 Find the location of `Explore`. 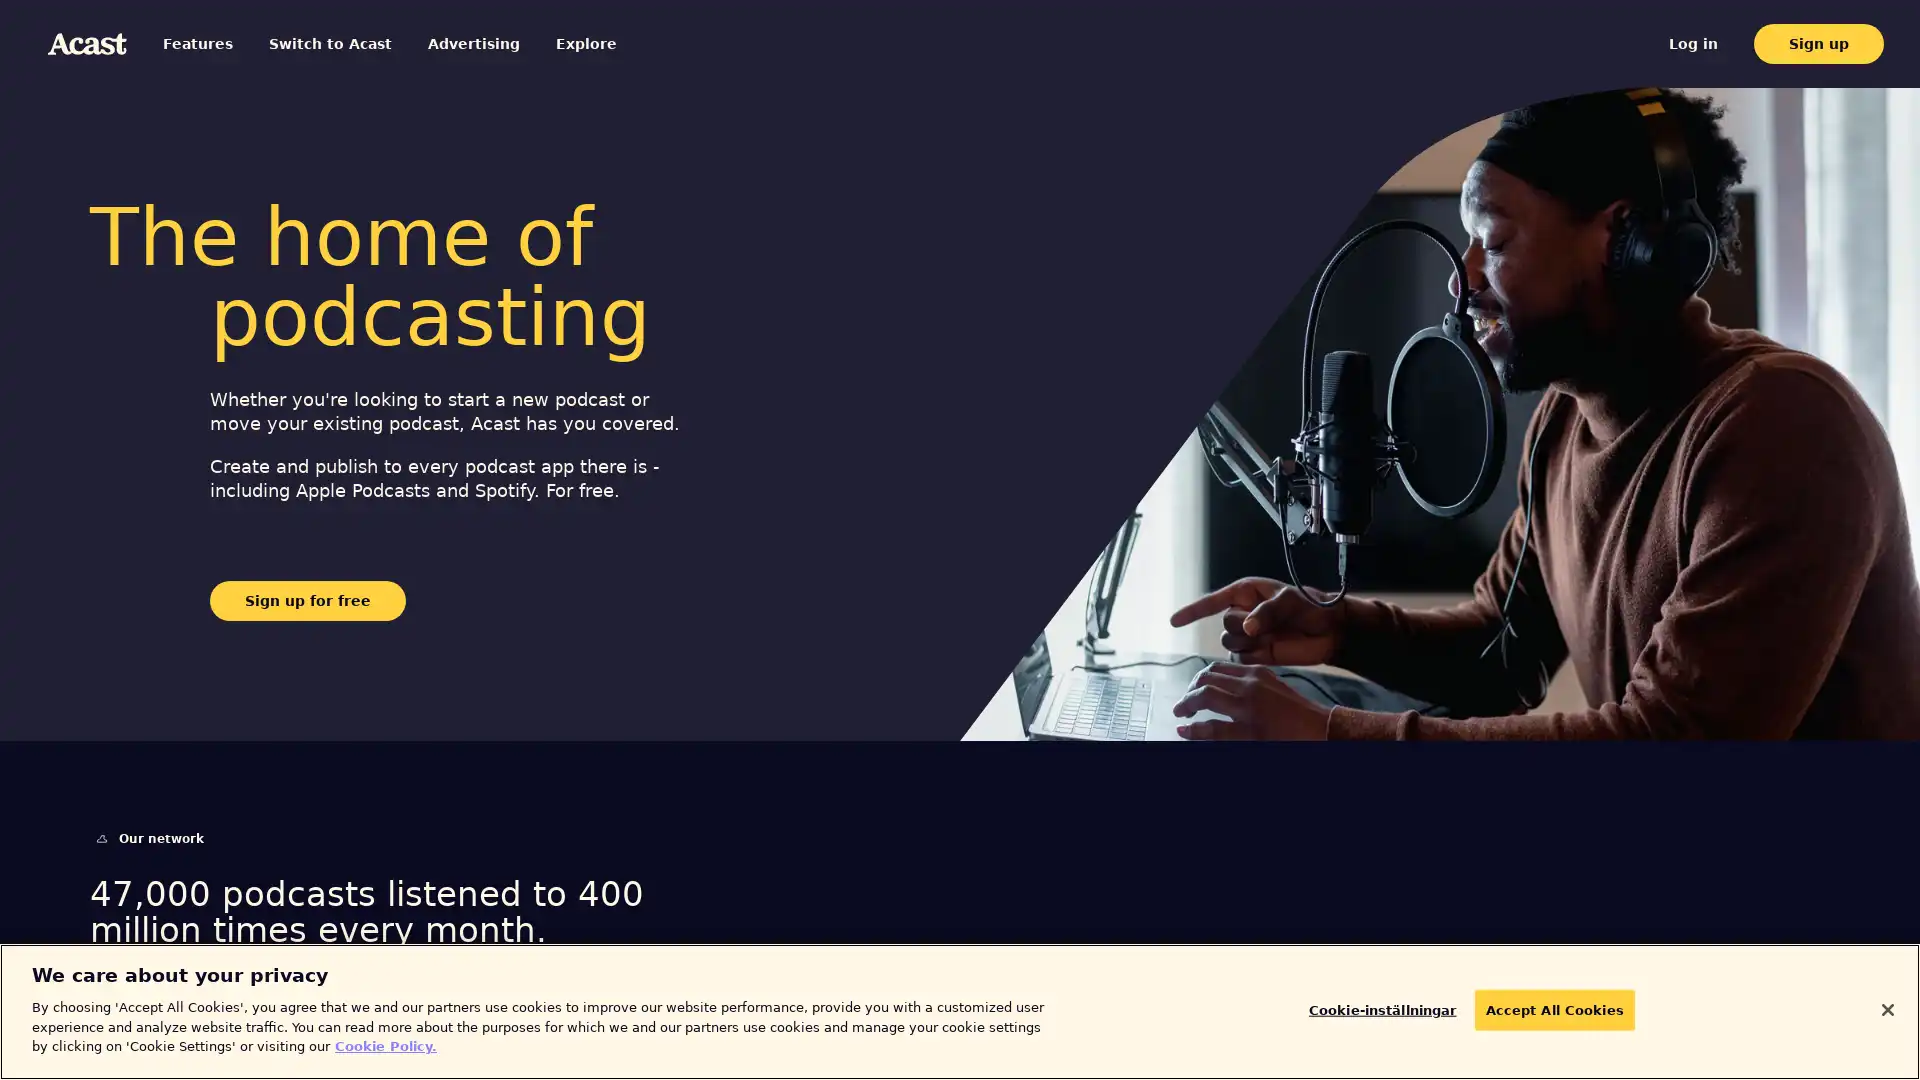

Explore is located at coordinates (532, 43).